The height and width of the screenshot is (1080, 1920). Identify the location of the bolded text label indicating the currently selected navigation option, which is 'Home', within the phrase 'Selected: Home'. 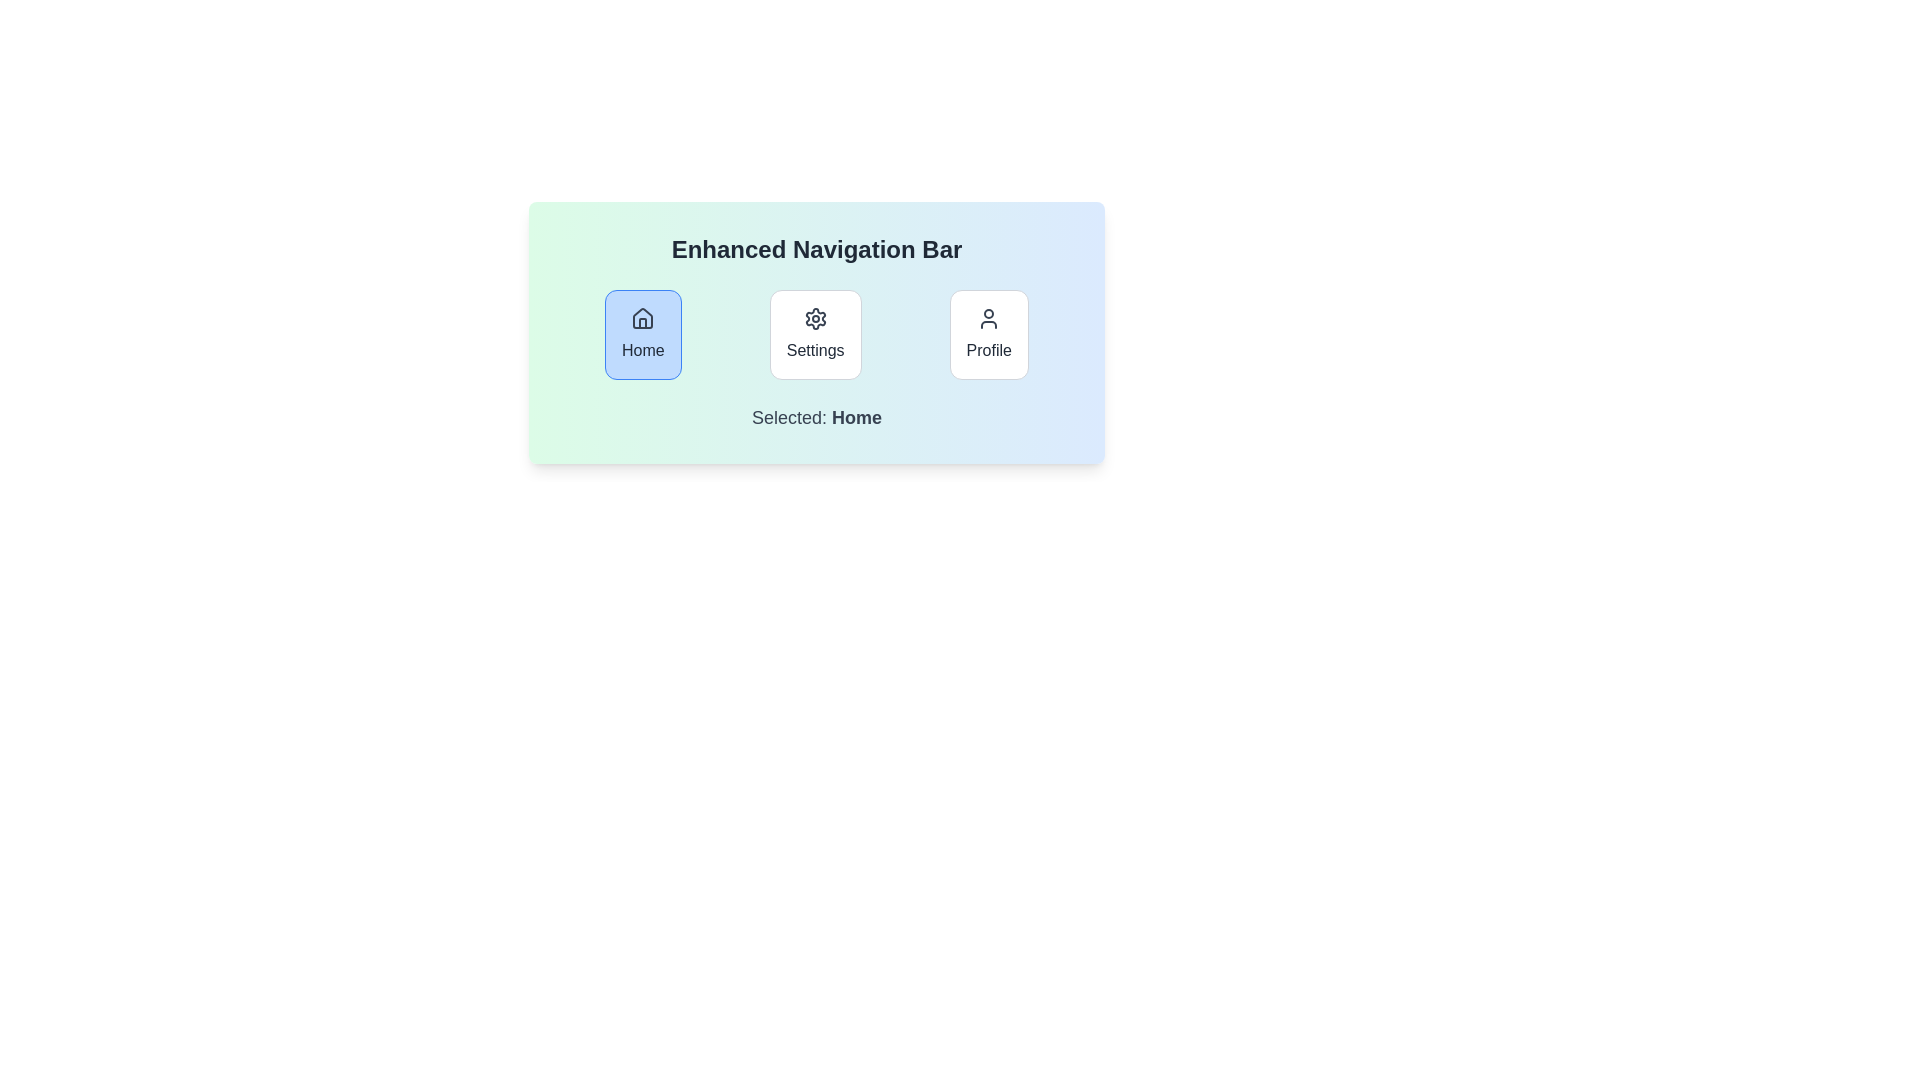
(857, 416).